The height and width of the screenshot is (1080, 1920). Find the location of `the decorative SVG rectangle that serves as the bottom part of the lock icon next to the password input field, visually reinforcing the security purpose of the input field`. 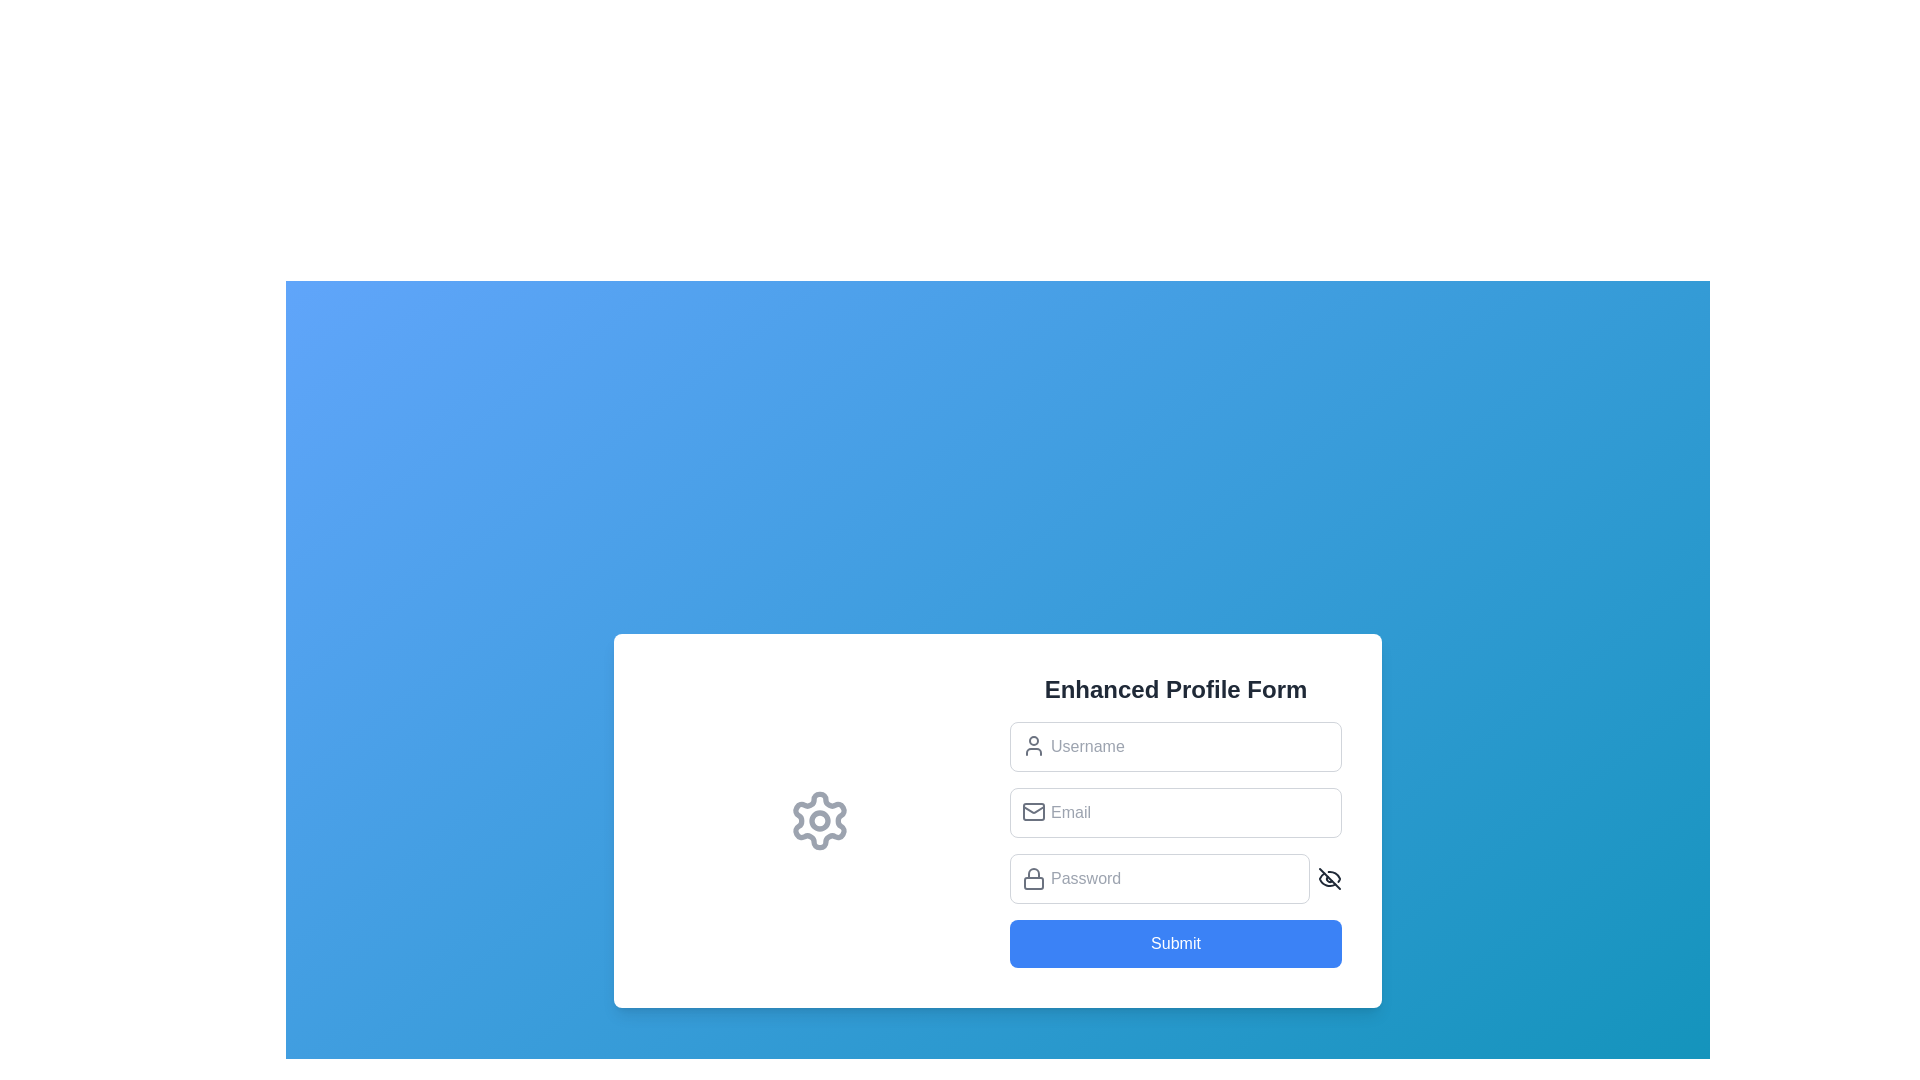

the decorative SVG rectangle that serves as the bottom part of the lock icon next to the password input field, visually reinforcing the security purpose of the input field is located at coordinates (1033, 882).